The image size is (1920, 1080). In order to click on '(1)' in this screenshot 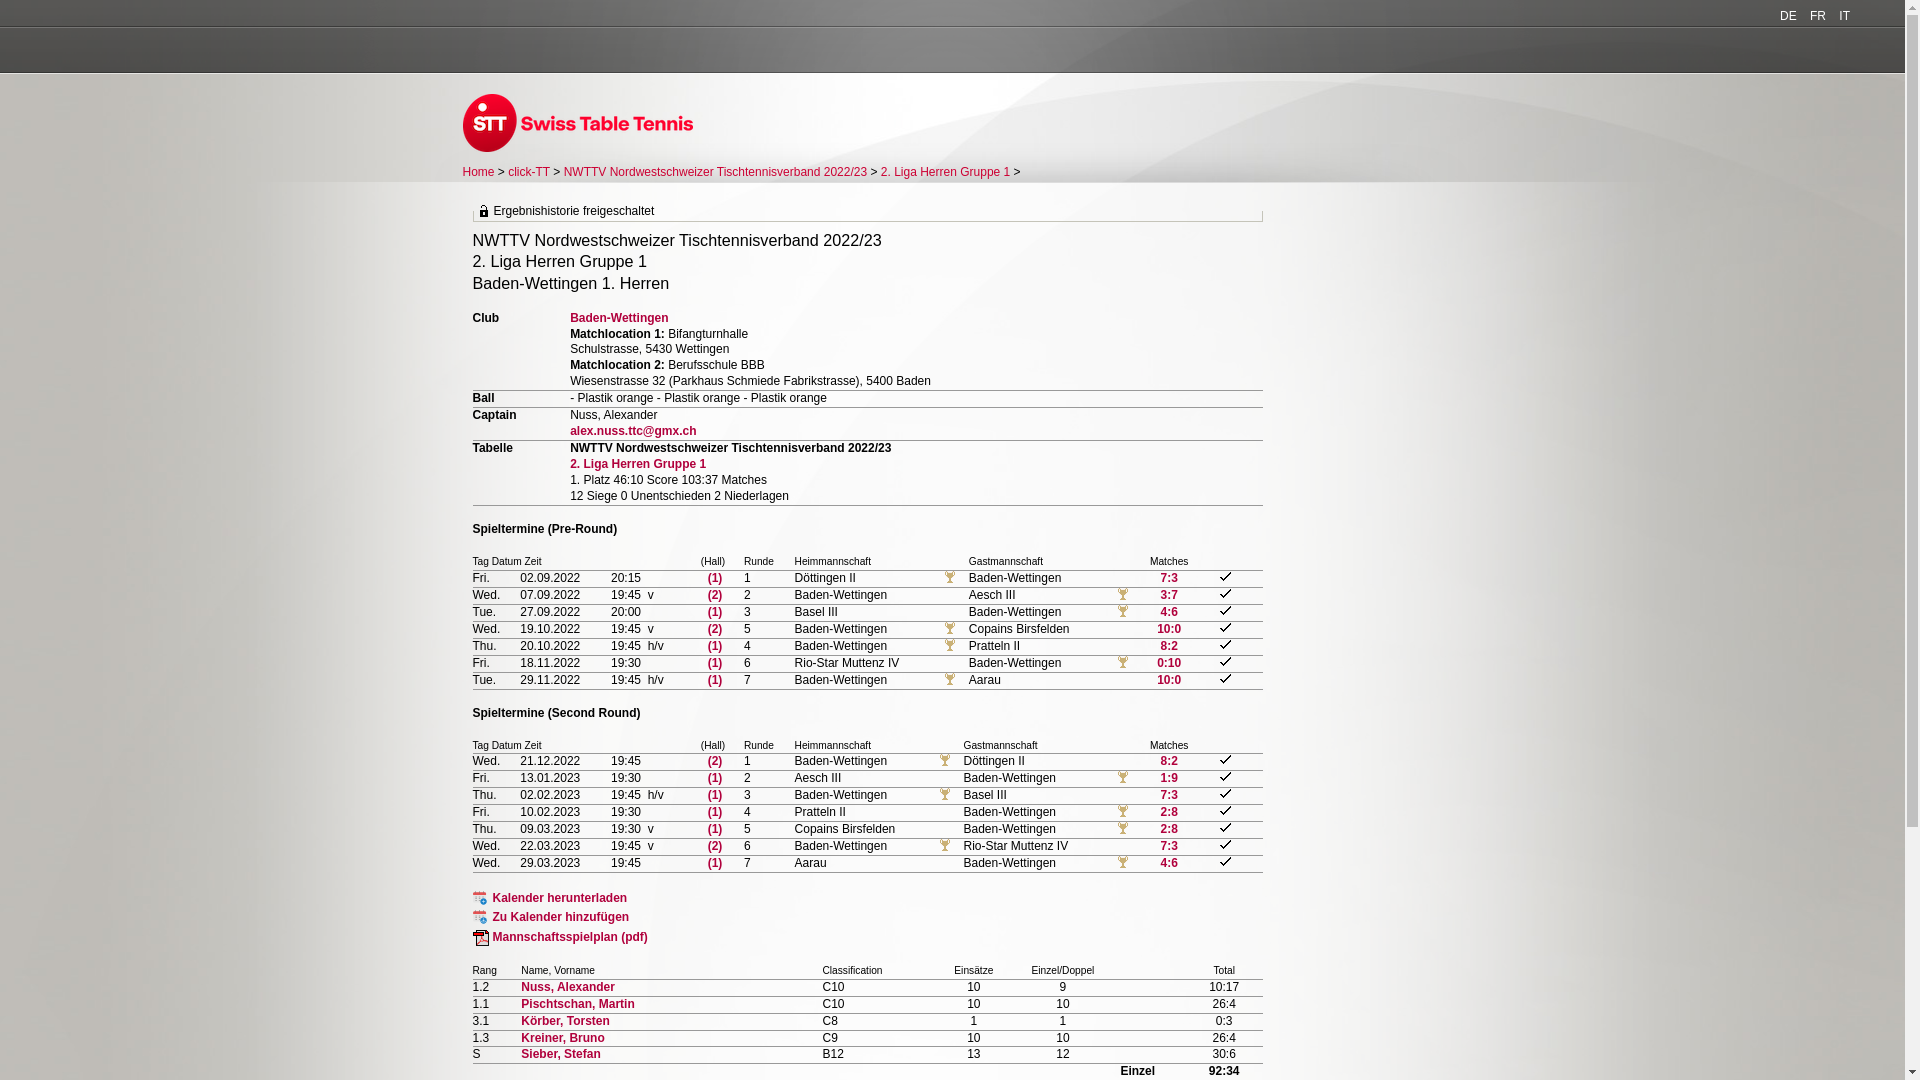, I will do `click(715, 578)`.